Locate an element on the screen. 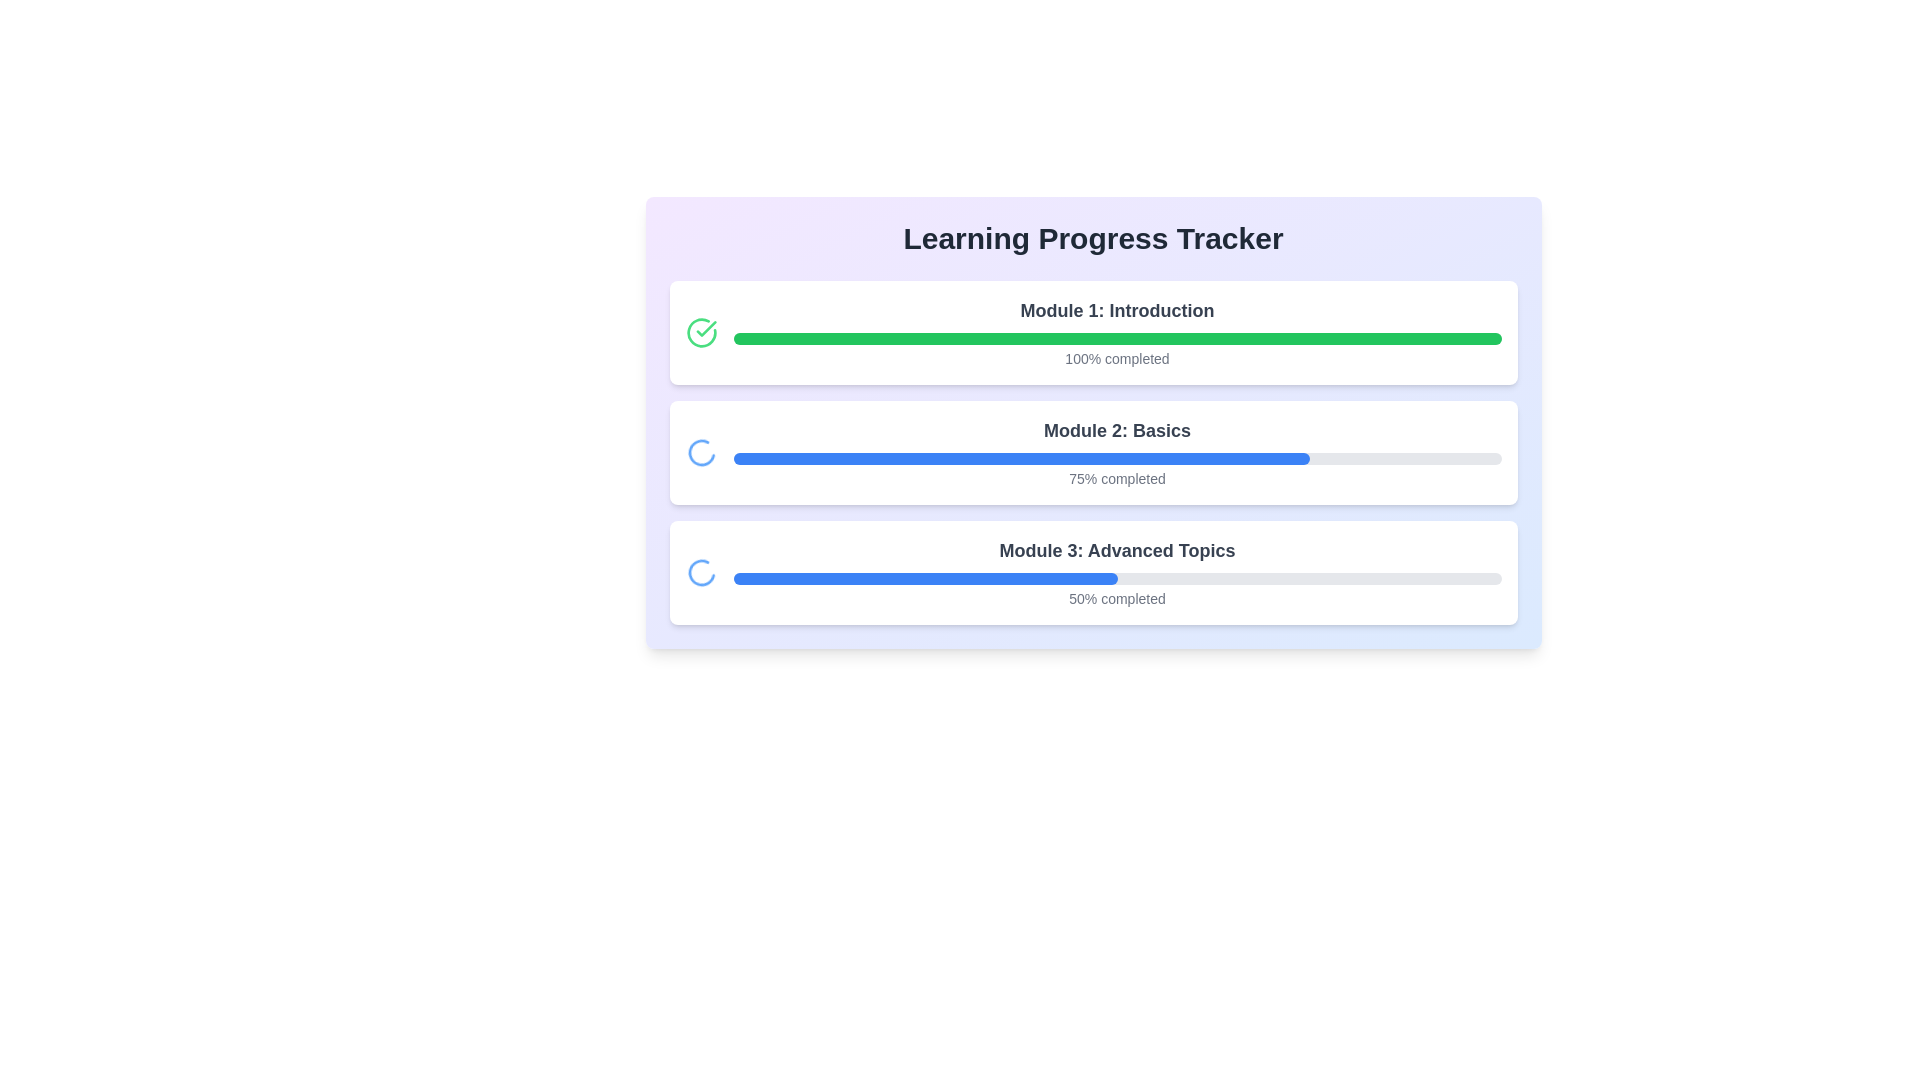 This screenshot has height=1080, width=1920. the green progress bar labeled '100% completed' for 'Module 1: Introduction' to interact with the module is located at coordinates (1116, 331).